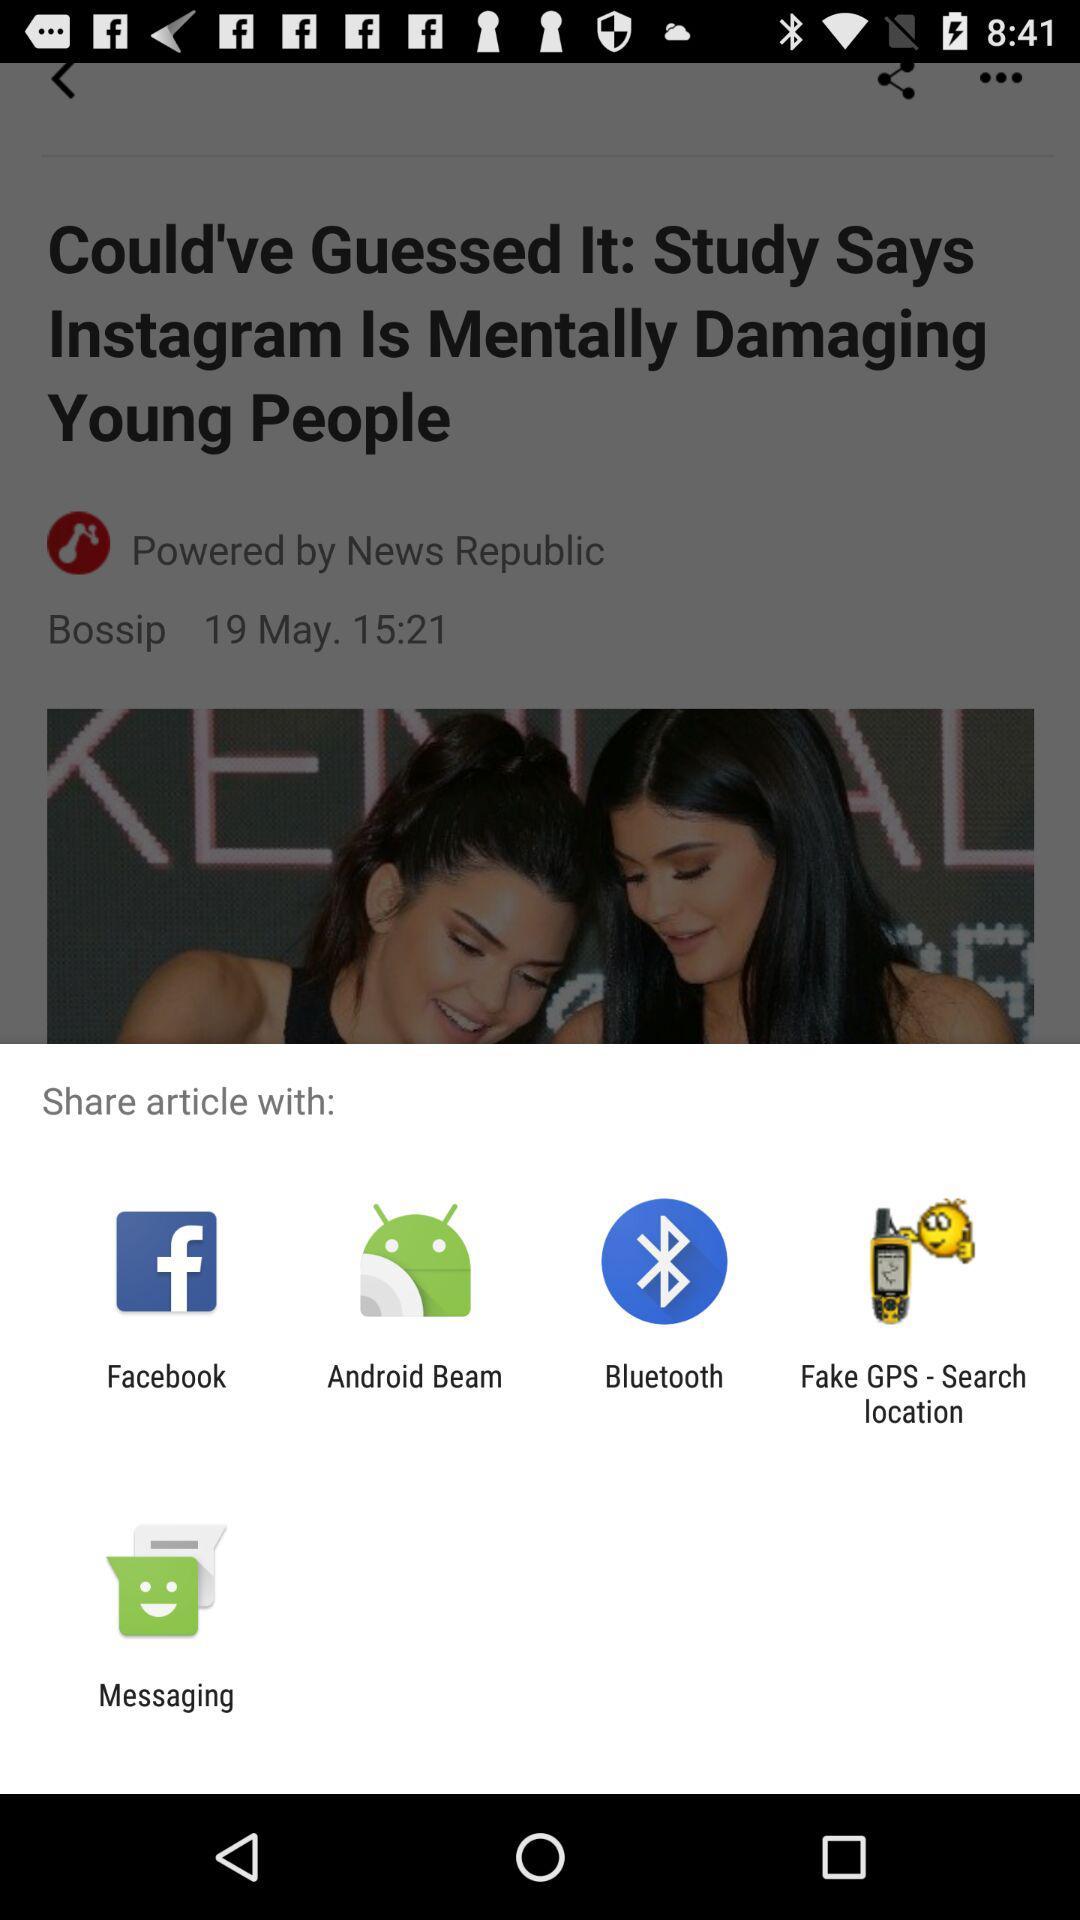 The image size is (1080, 1920). I want to click on icon to the left of the android beam item, so click(165, 1392).